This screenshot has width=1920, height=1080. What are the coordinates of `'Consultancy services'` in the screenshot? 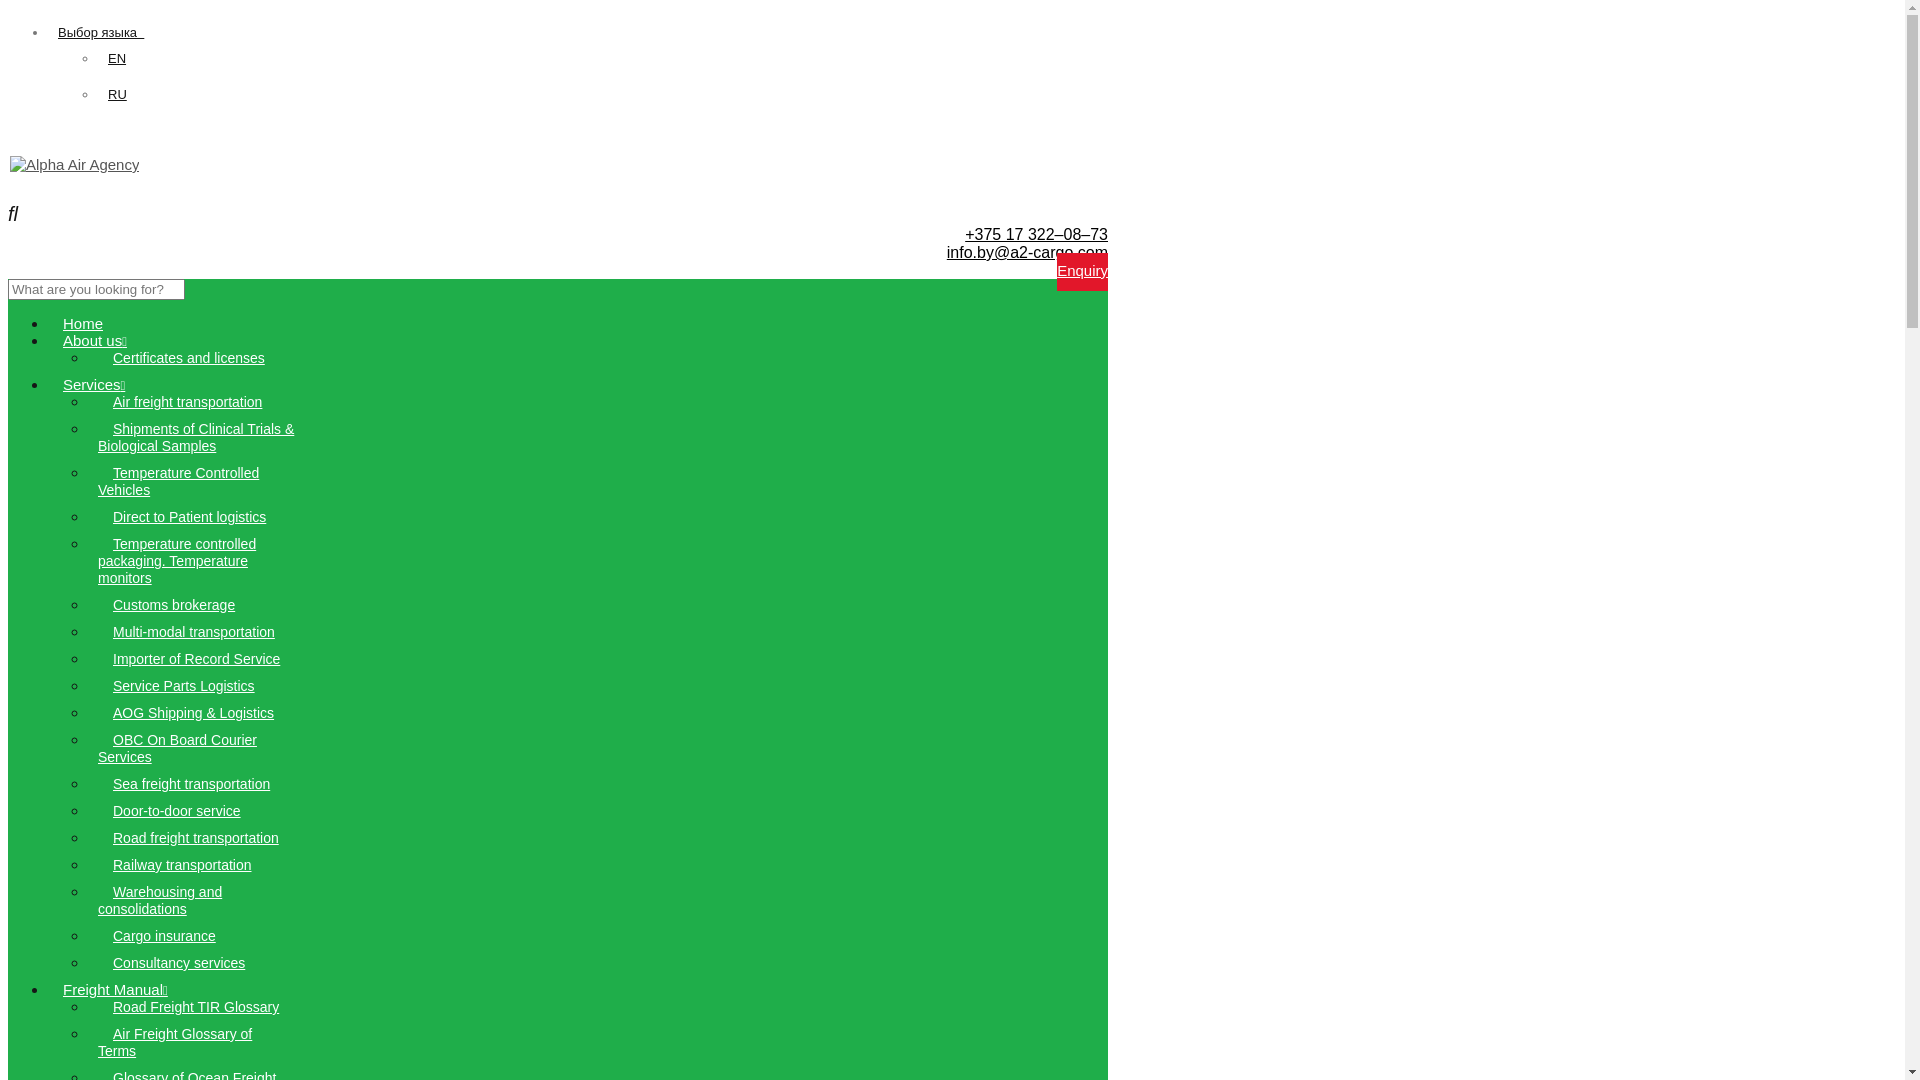 It's located at (178, 962).